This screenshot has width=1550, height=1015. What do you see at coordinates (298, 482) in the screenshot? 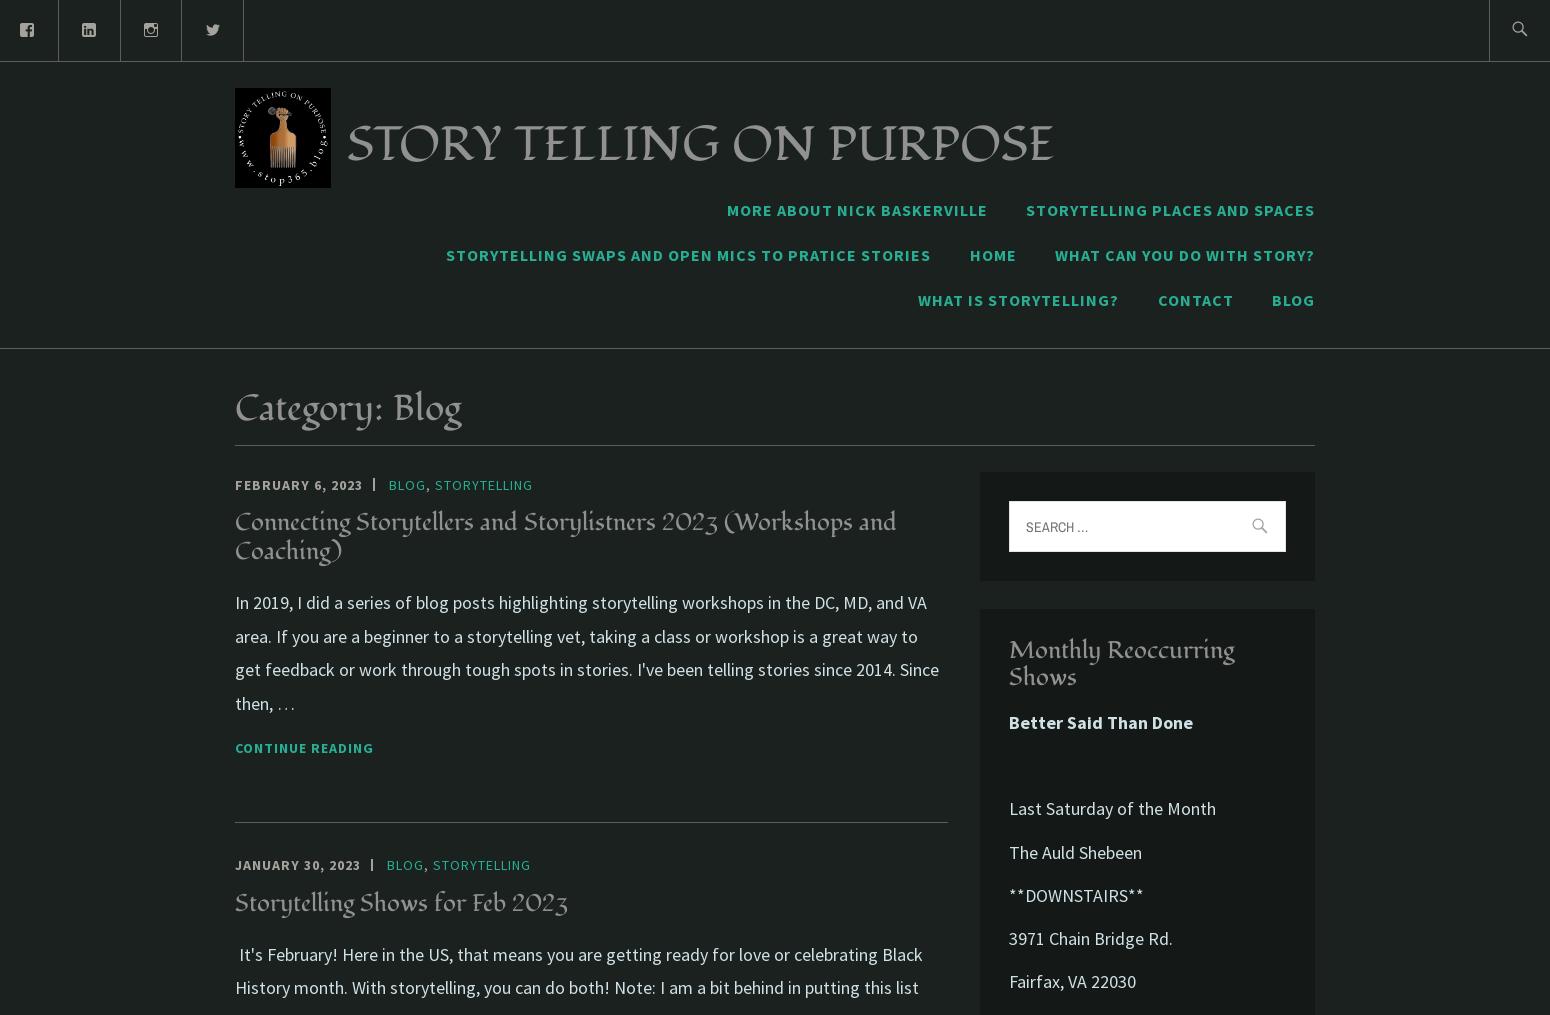
I see `'February 6, 2023'` at bounding box center [298, 482].